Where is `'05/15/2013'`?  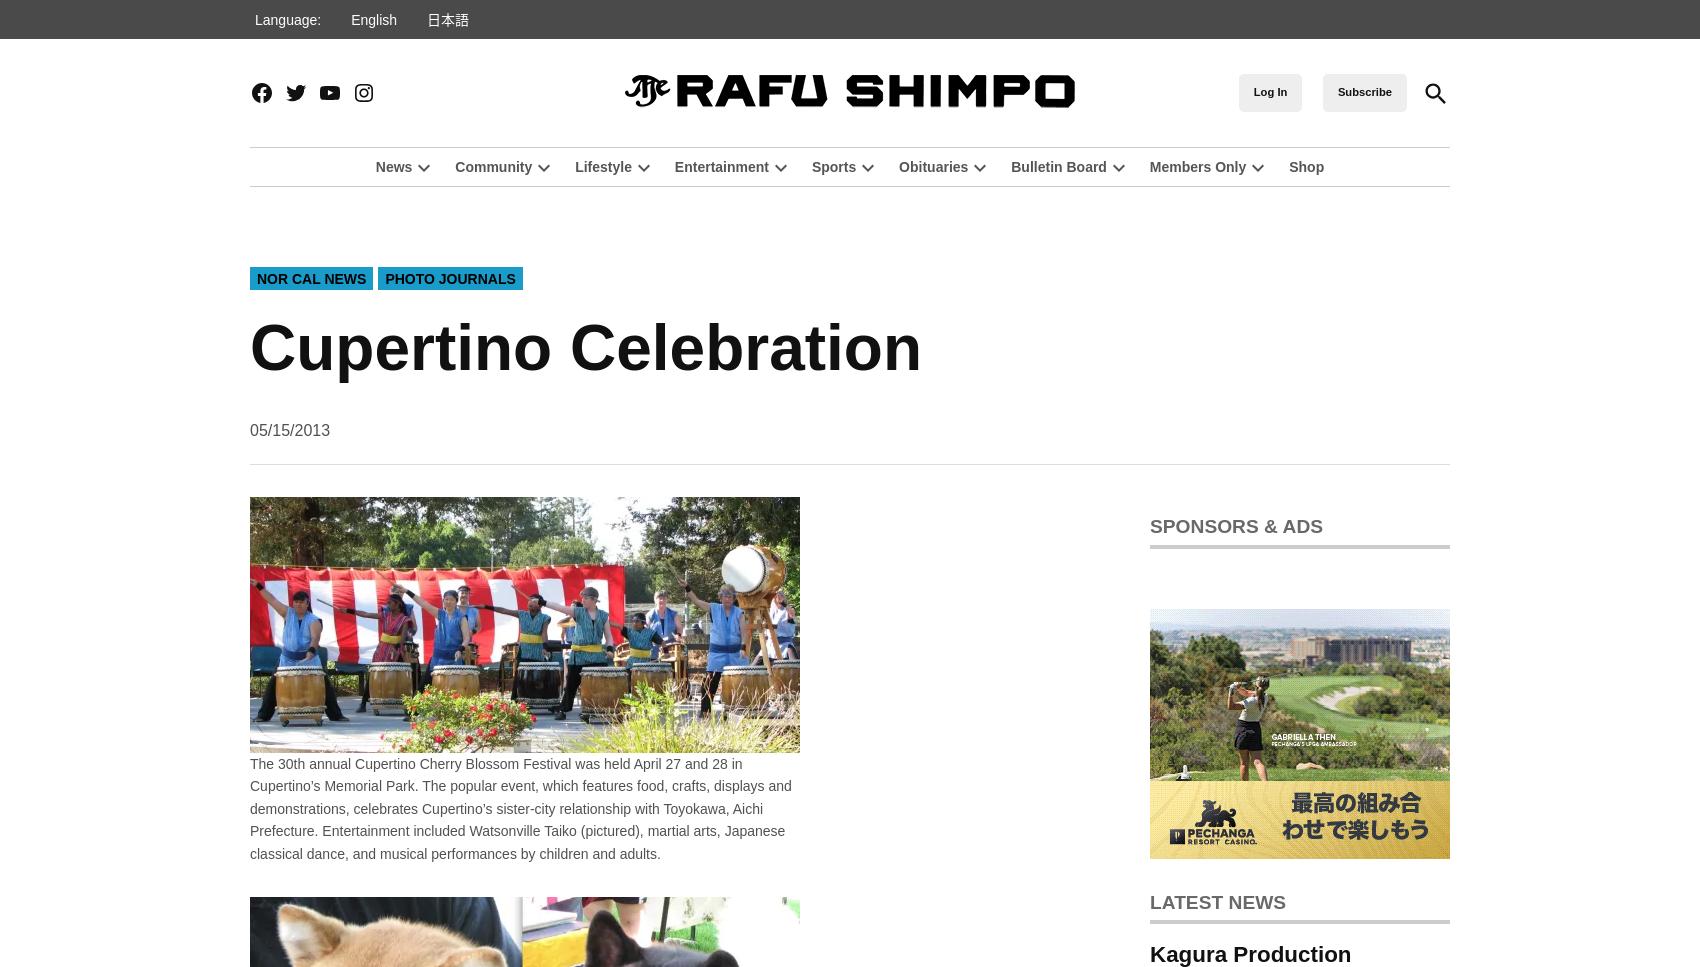 '05/15/2013' is located at coordinates (290, 429).